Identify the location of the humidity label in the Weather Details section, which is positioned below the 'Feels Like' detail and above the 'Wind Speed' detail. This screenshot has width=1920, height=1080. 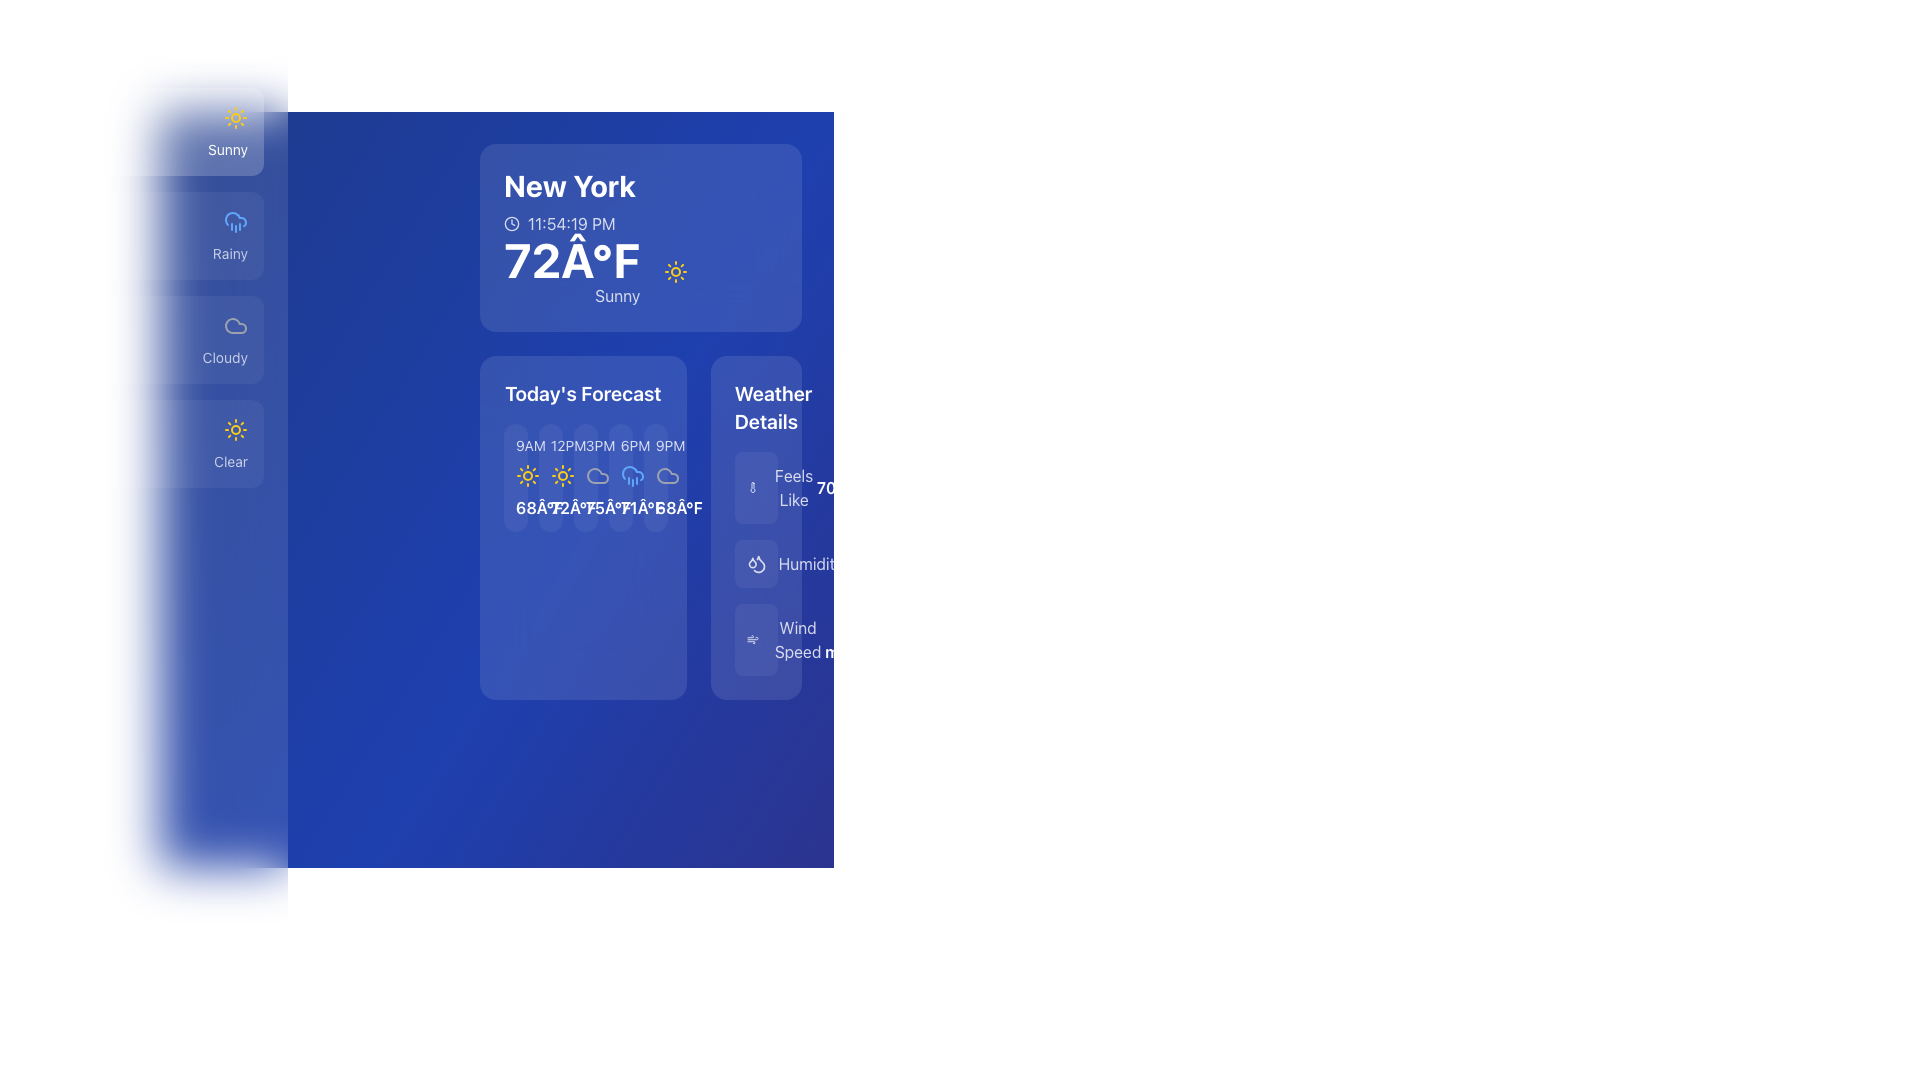
(811, 563).